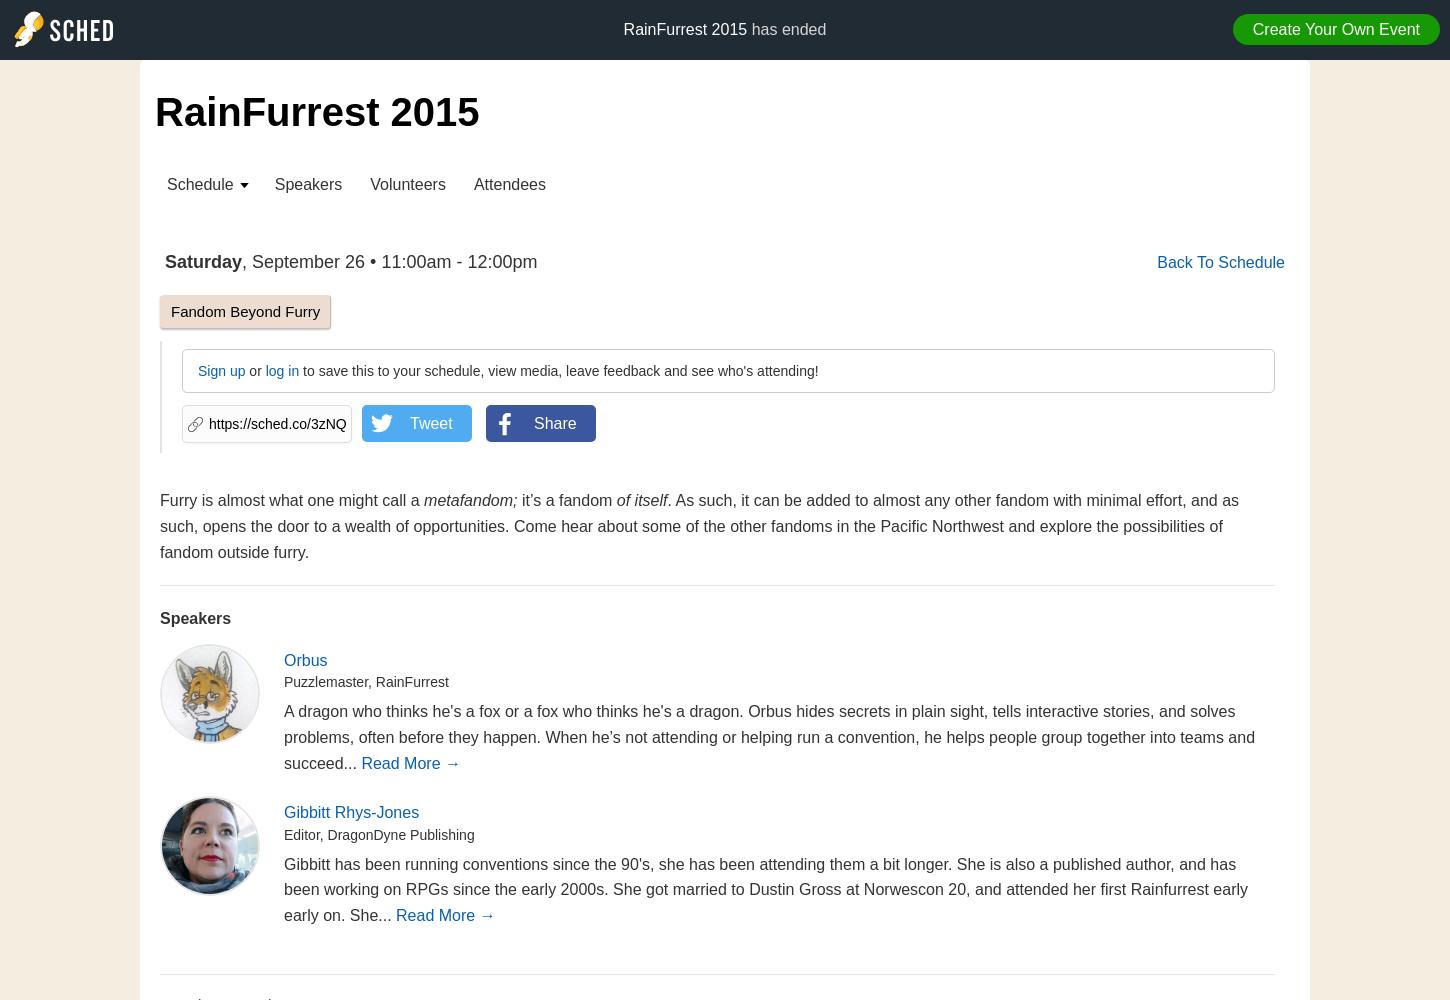 The height and width of the screenshot is (1000, 1450). I want to click on 'Orbus', so click(305, 659).